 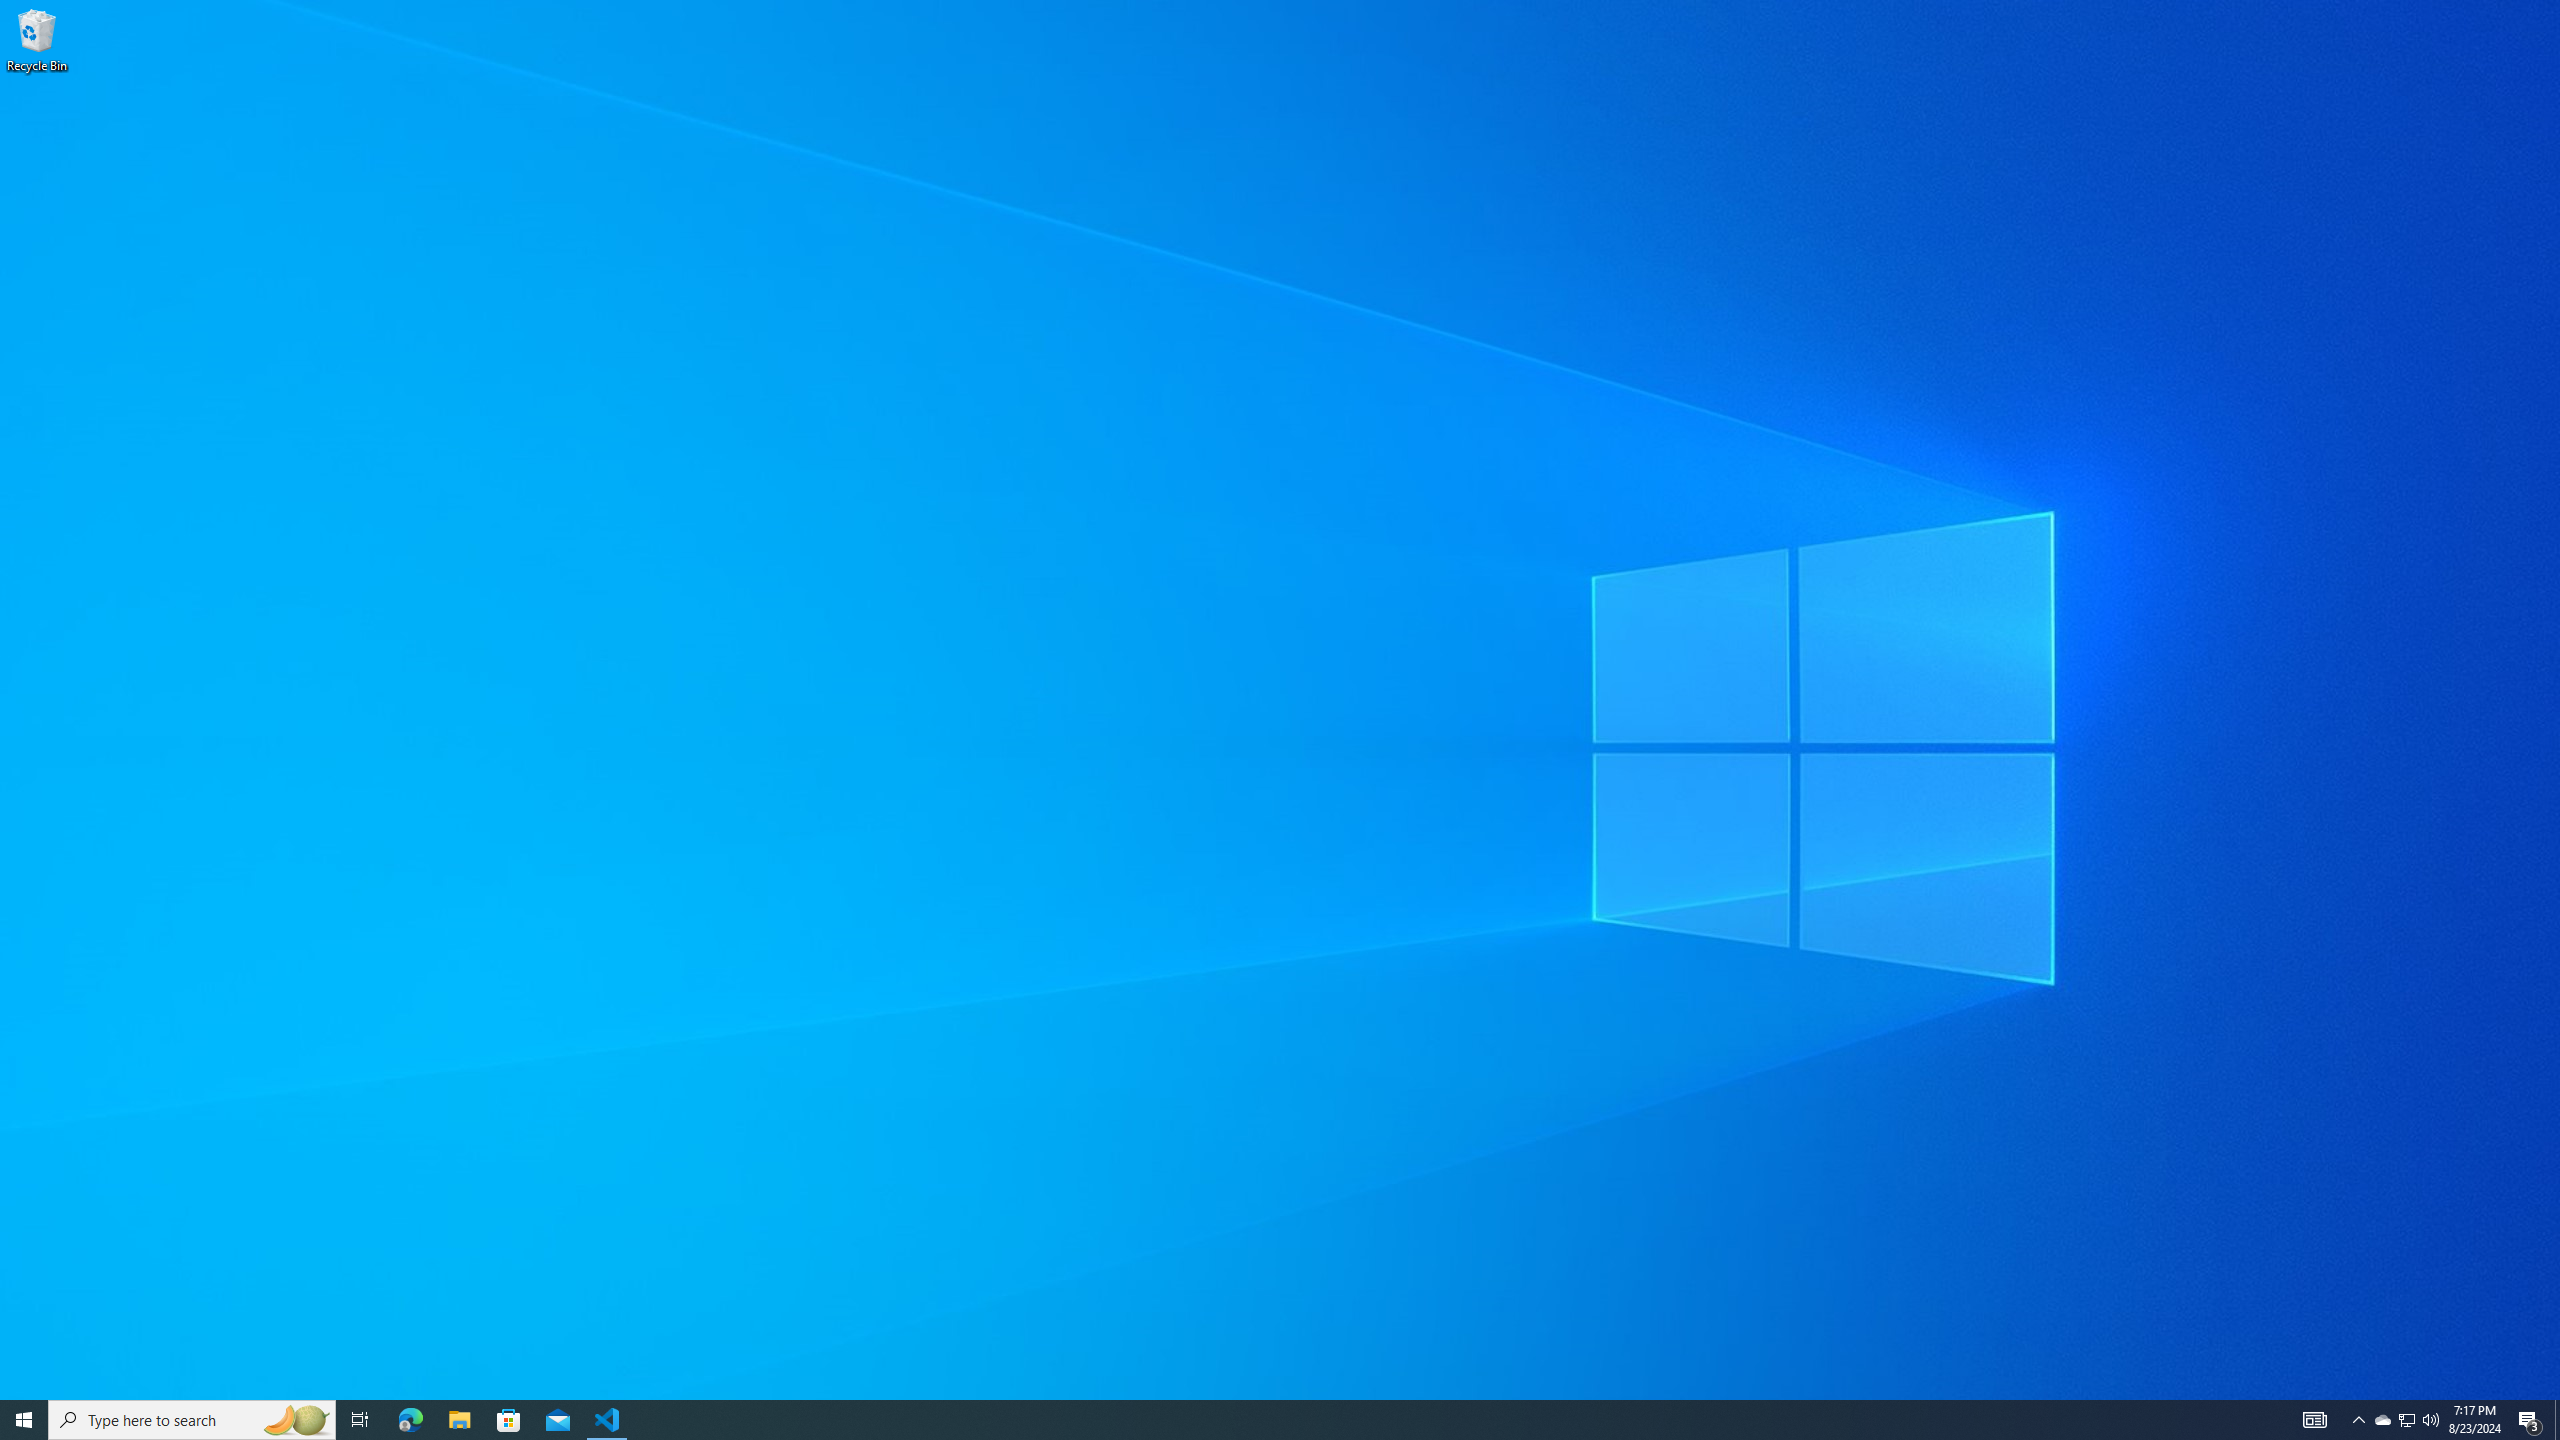 What do you see at coordinates (36, 38) in the screenshot?
I see `'Recycle Bin'` at bounding box center [36, 38].